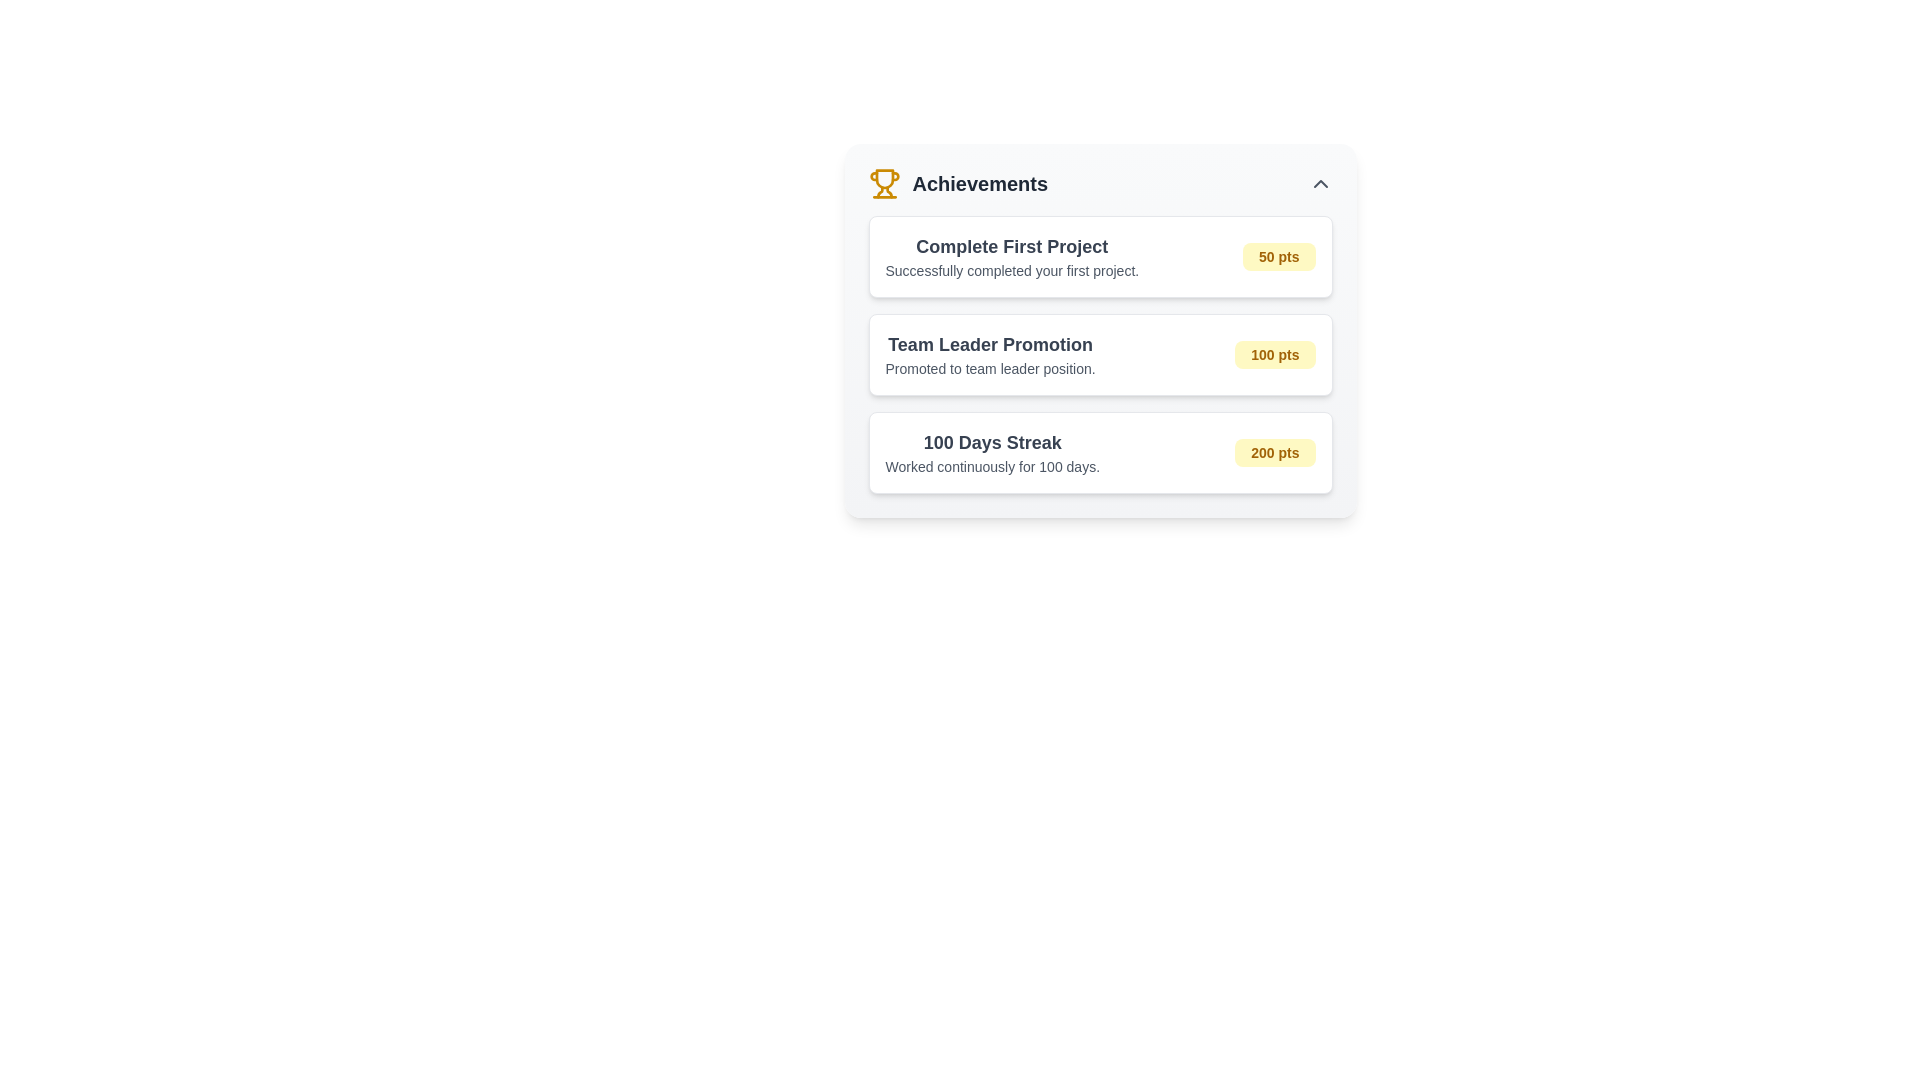 Image resolution: width=1920 pixels, height=1080 pixels. Describe the element at coordinates (1320, 184) in the screenshot. I see `the chevron icon in the top-right corner of the 'Achievements' section` at that location.